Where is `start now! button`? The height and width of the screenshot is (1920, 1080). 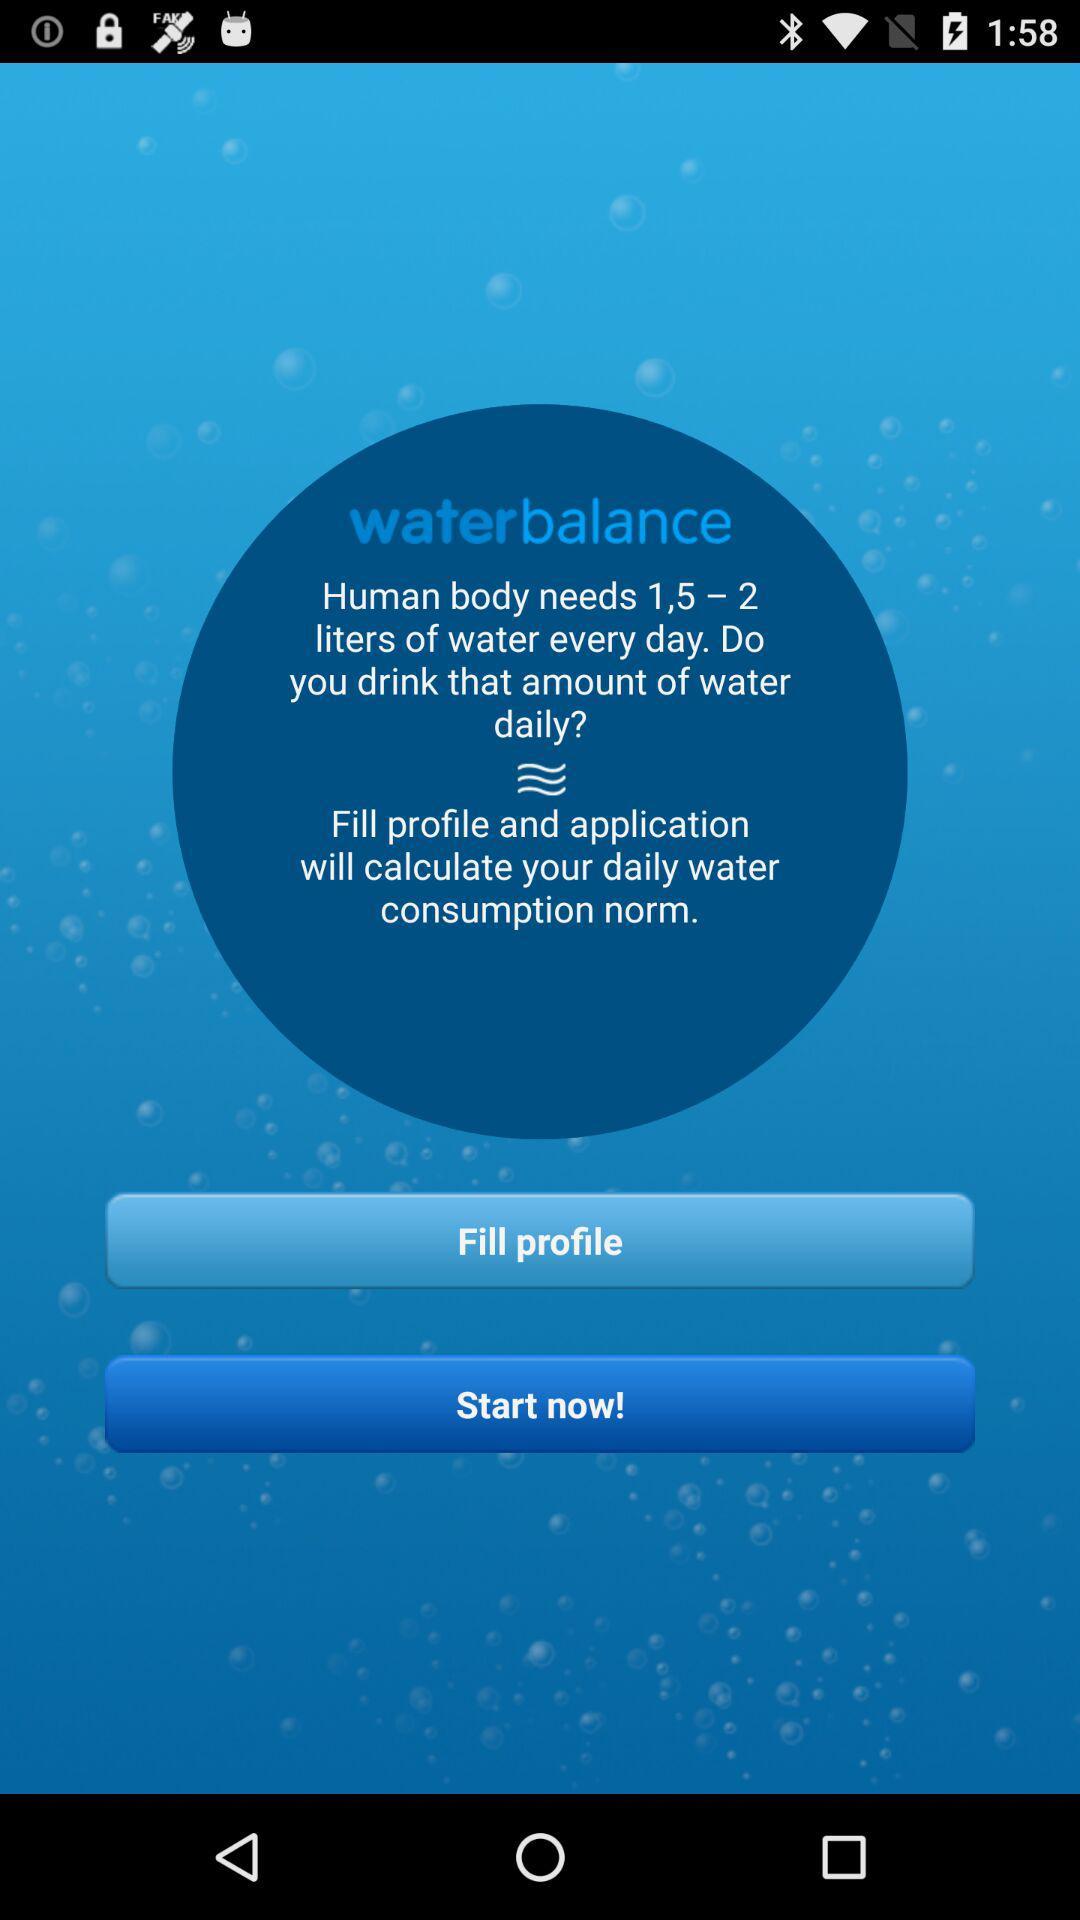
start now! button is located at coordinates (540, 1402).